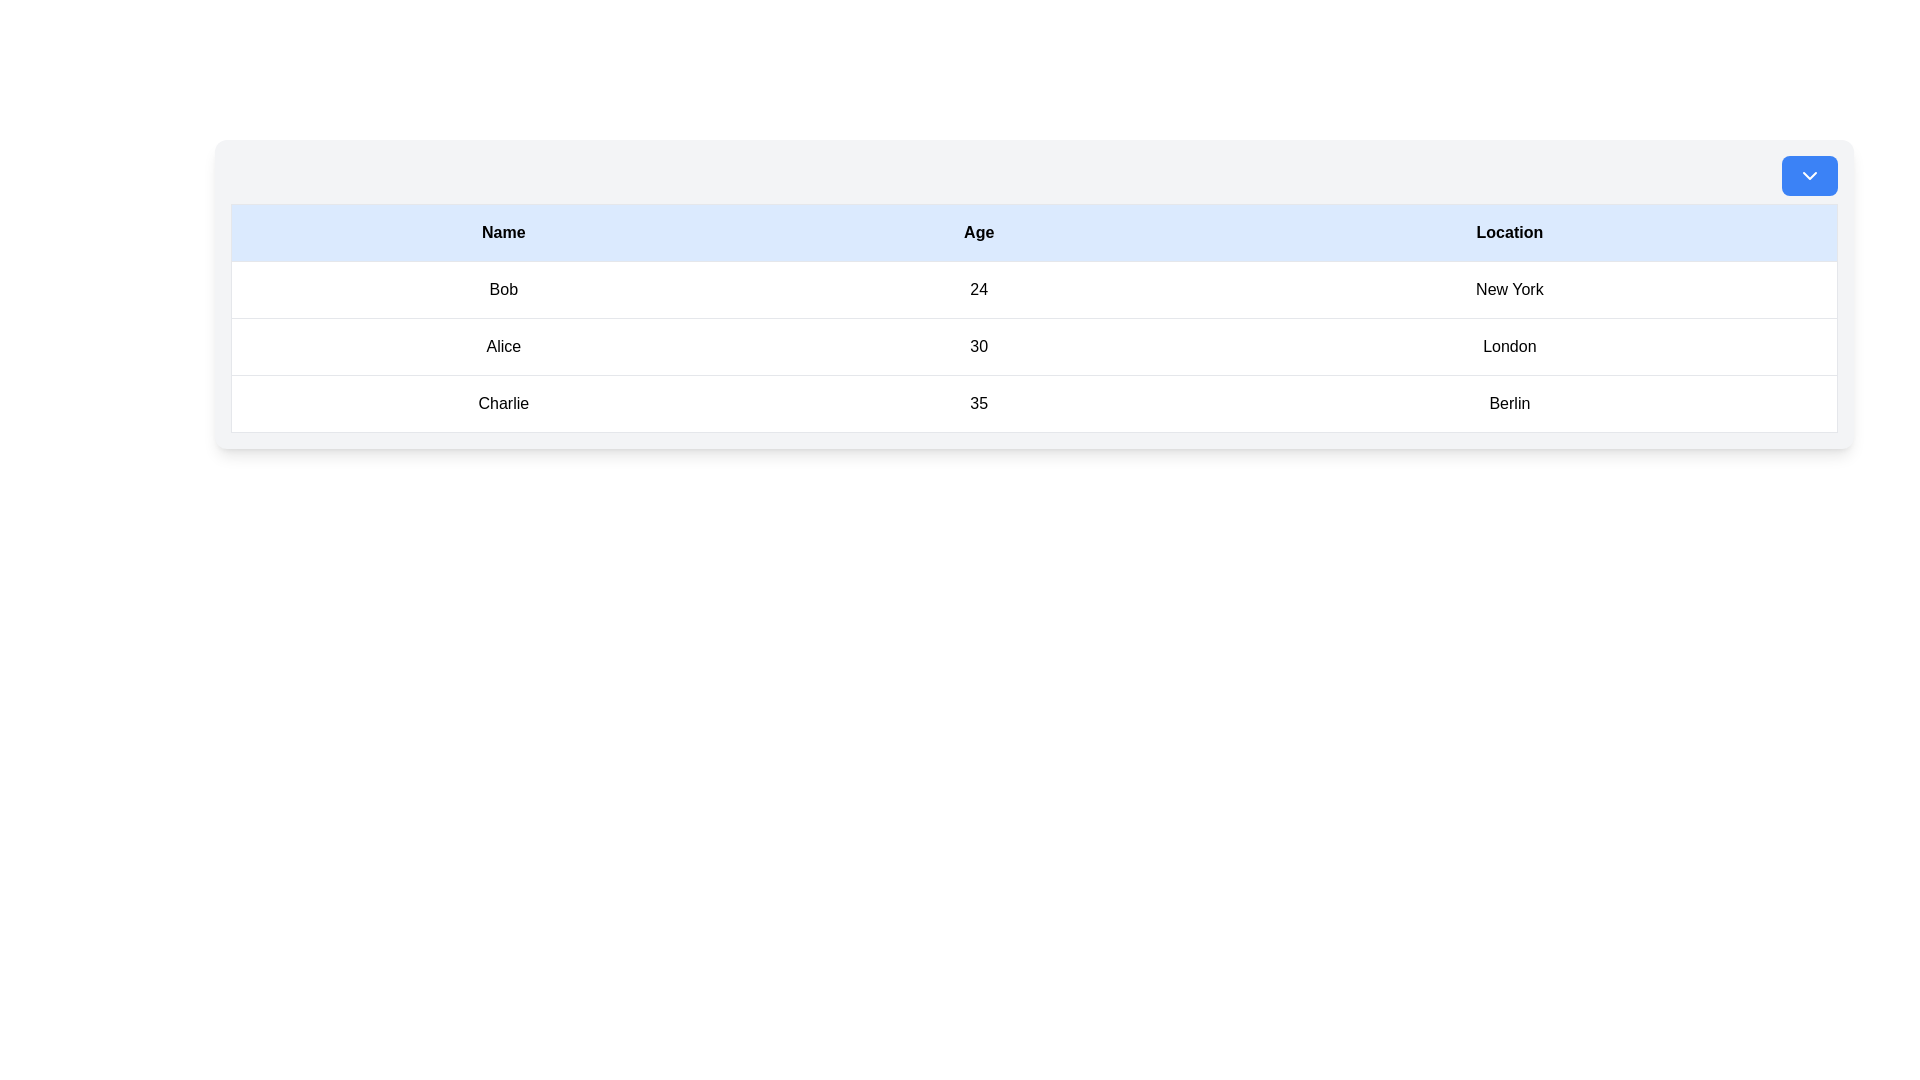 Image resolution: width=1920 pixels, height=1080 pixels. I want to click on the numeric value '24' in the 'Age' column of the table, which is styled with moderate padding and a gray border at the bottom, so click(979, 289).